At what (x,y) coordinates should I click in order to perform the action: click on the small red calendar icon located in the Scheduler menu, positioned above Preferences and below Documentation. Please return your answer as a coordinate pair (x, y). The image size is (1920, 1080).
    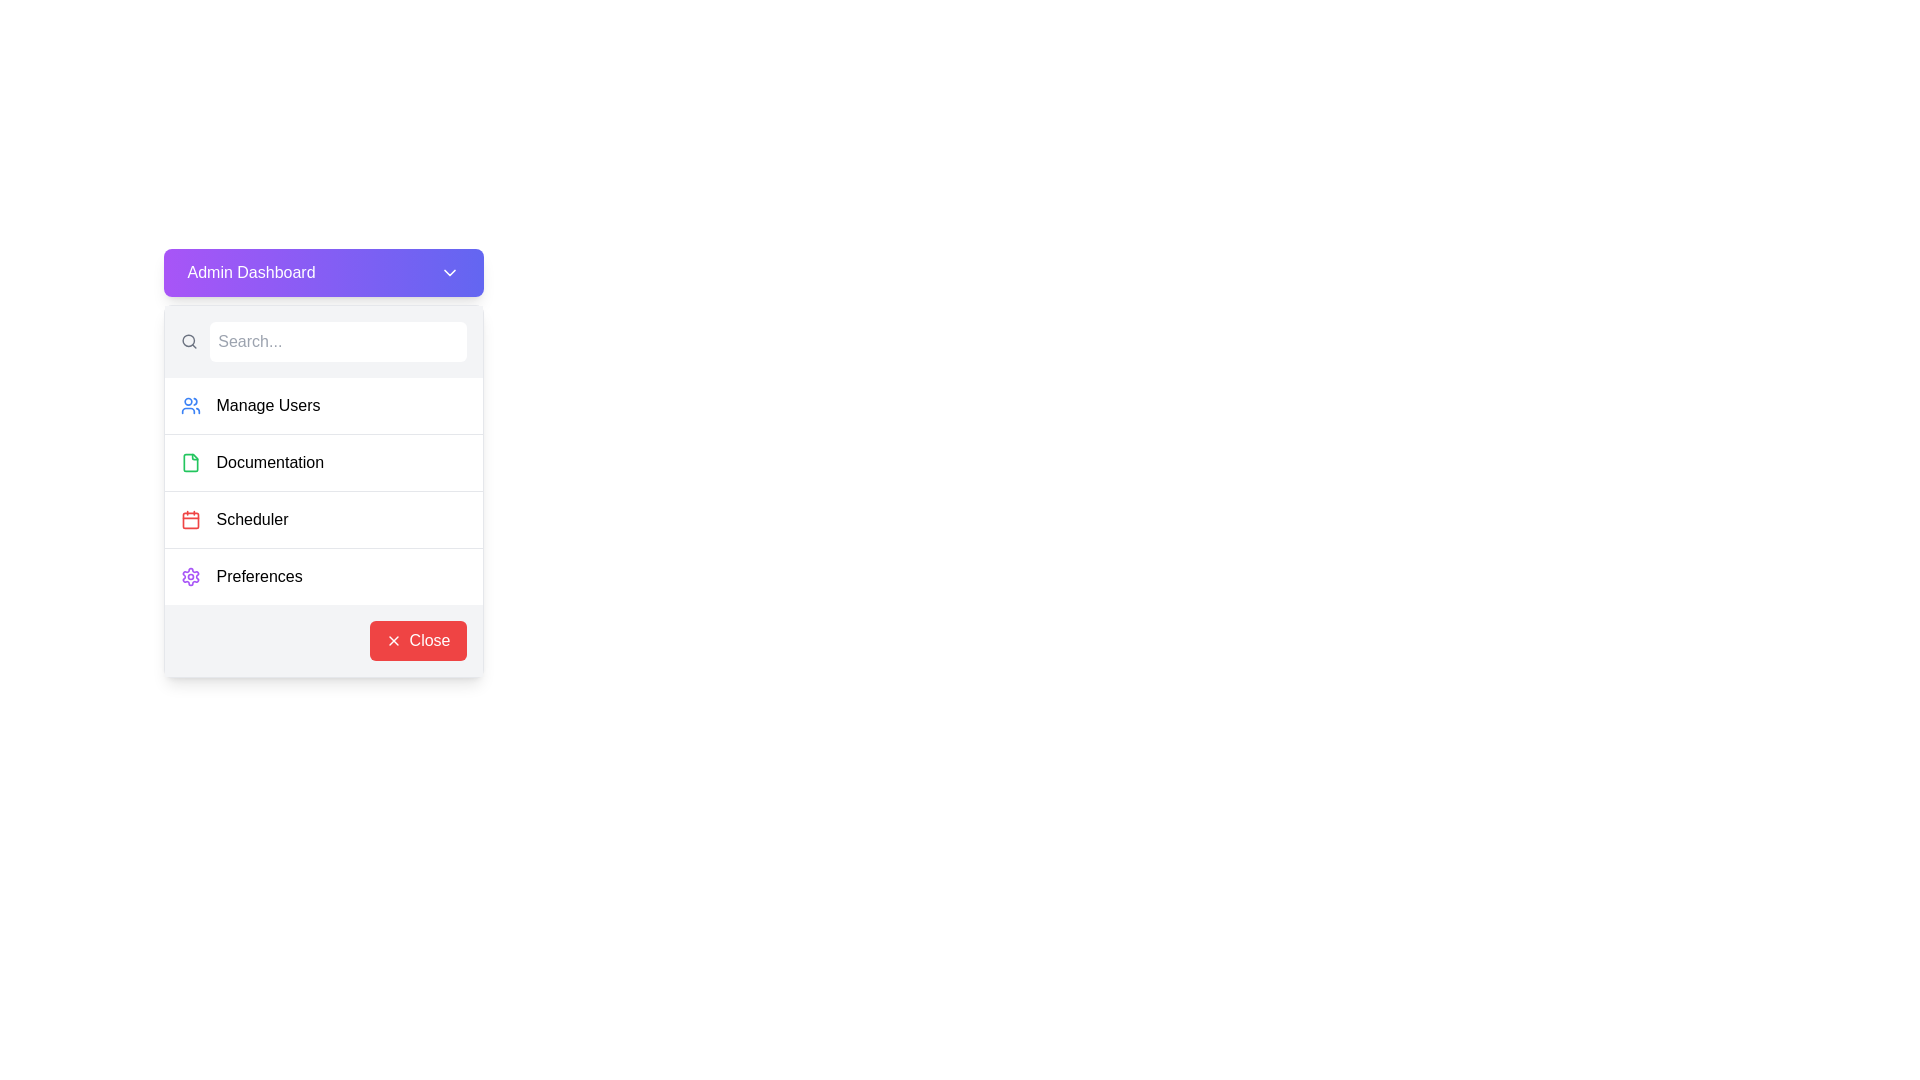
    Looking at the image, I should click on (190, 519).